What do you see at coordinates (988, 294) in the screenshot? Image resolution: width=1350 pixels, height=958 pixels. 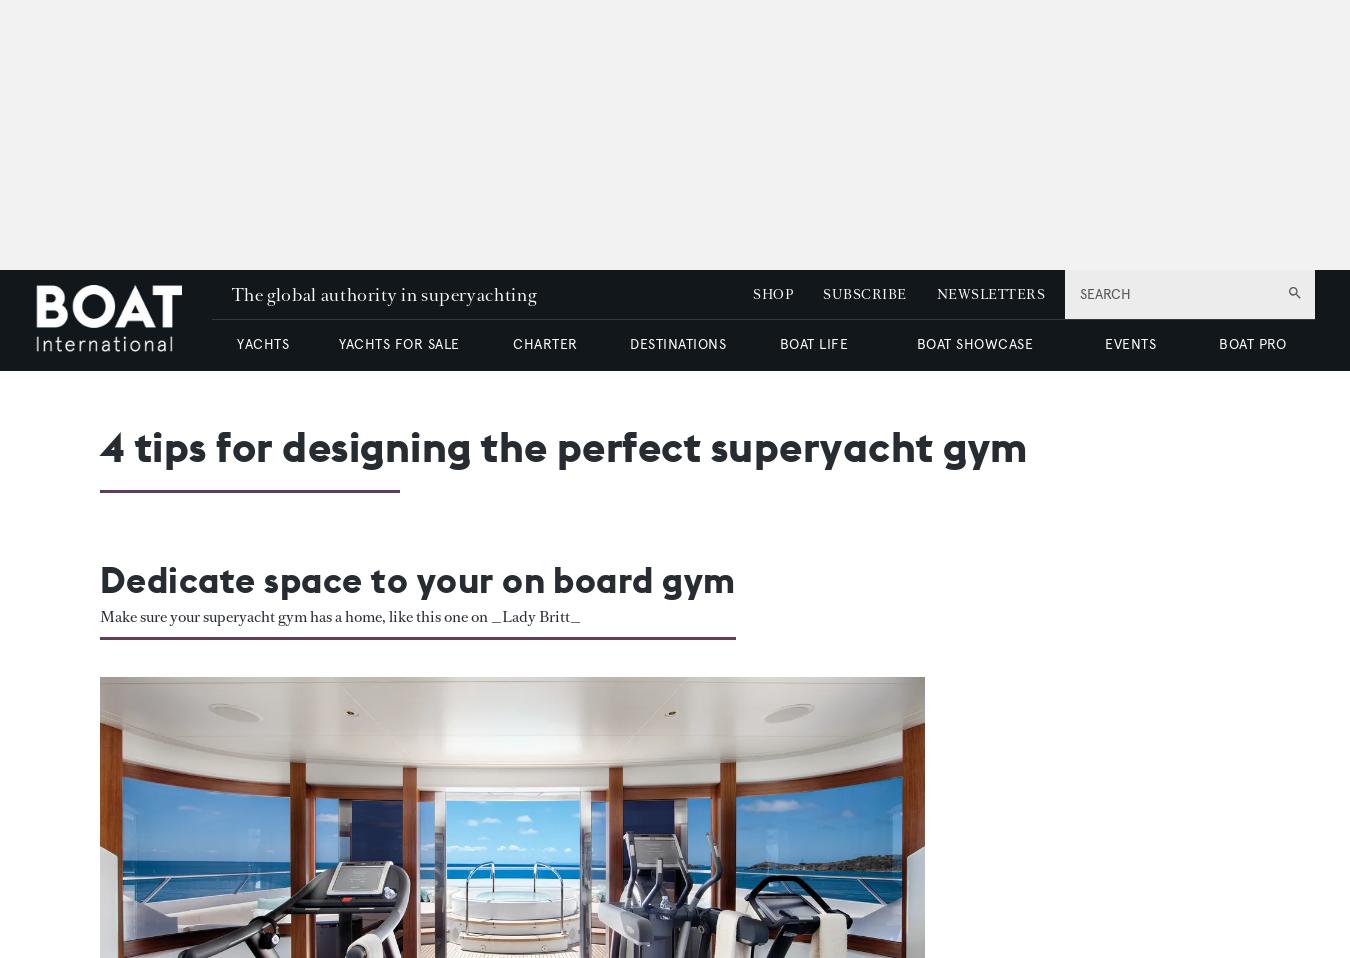 I see `'NEWSLETTERS'` at bounding box center [988, 294].